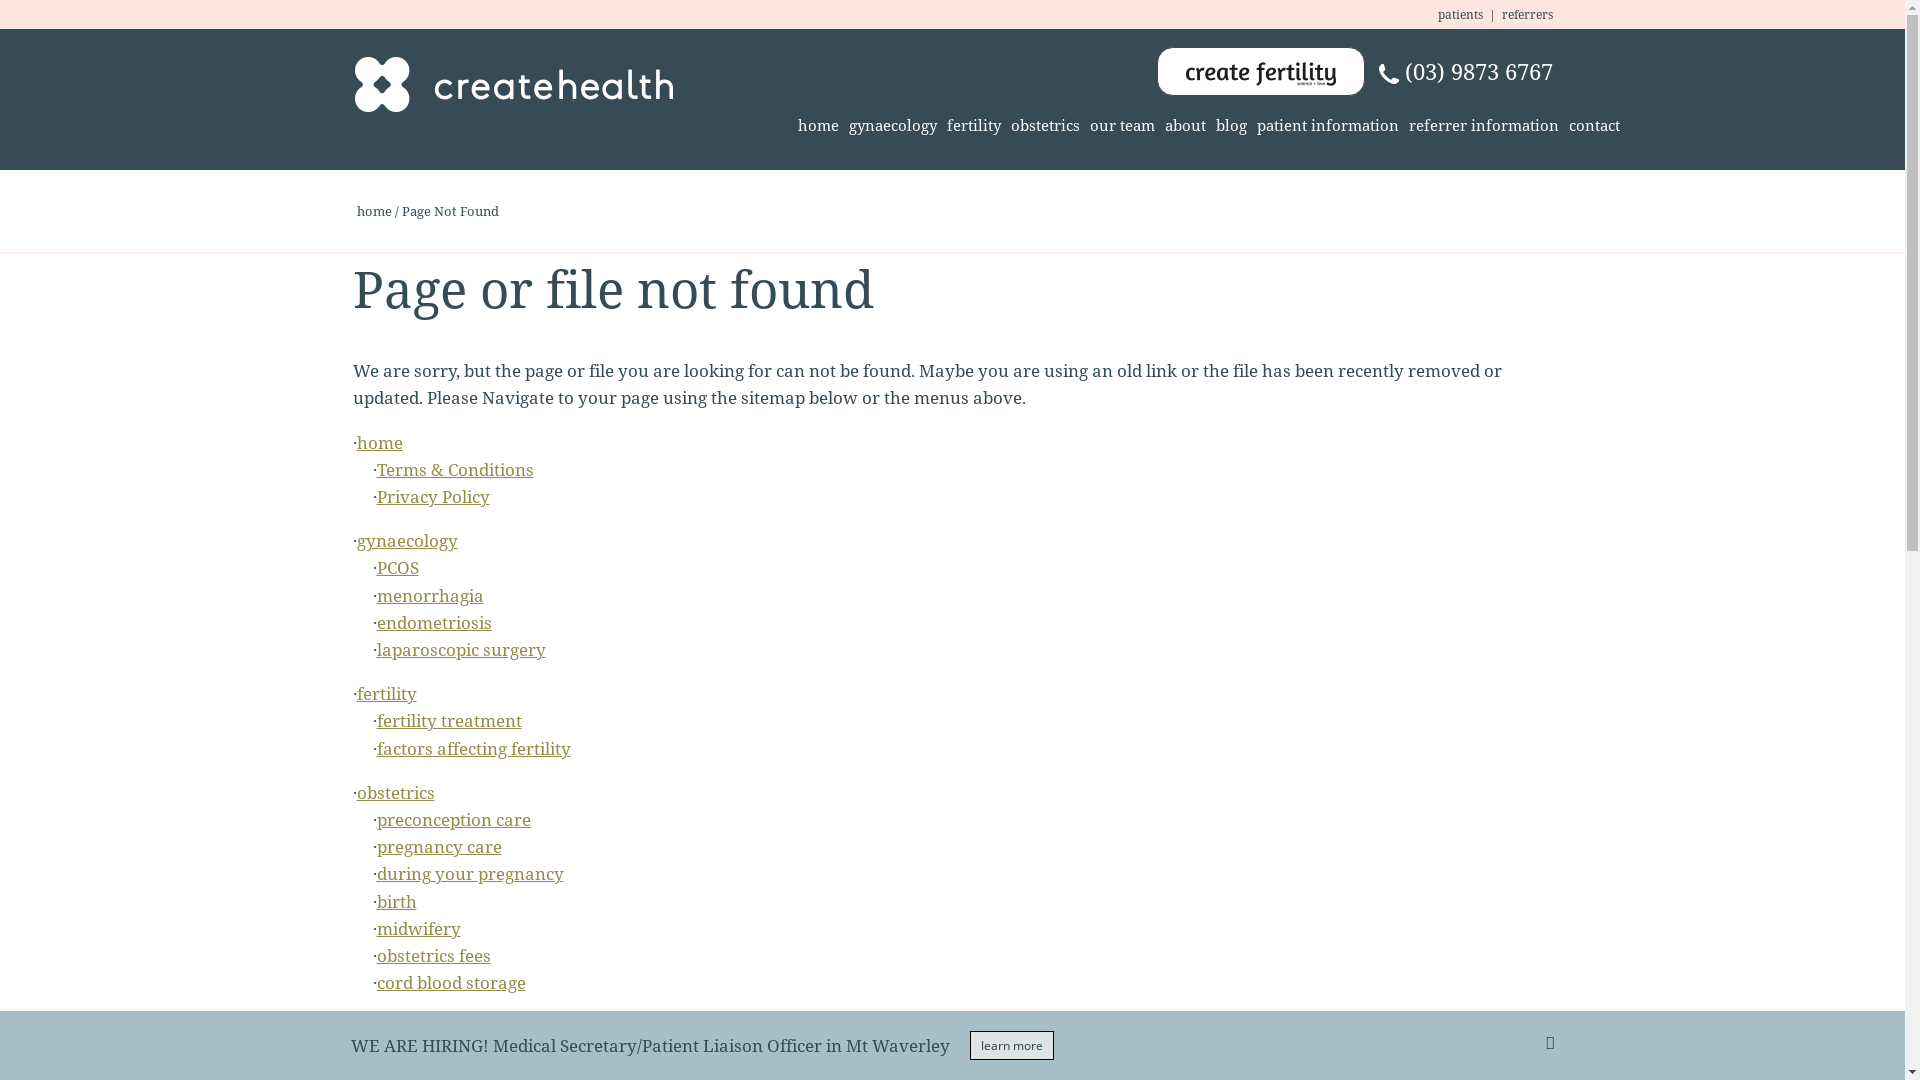 Image resolution: width=1920 pixels, height=1080 pixels. Describe the element at coordinates (355, 1026) in the screenshot. I see `'our team'` at that location.